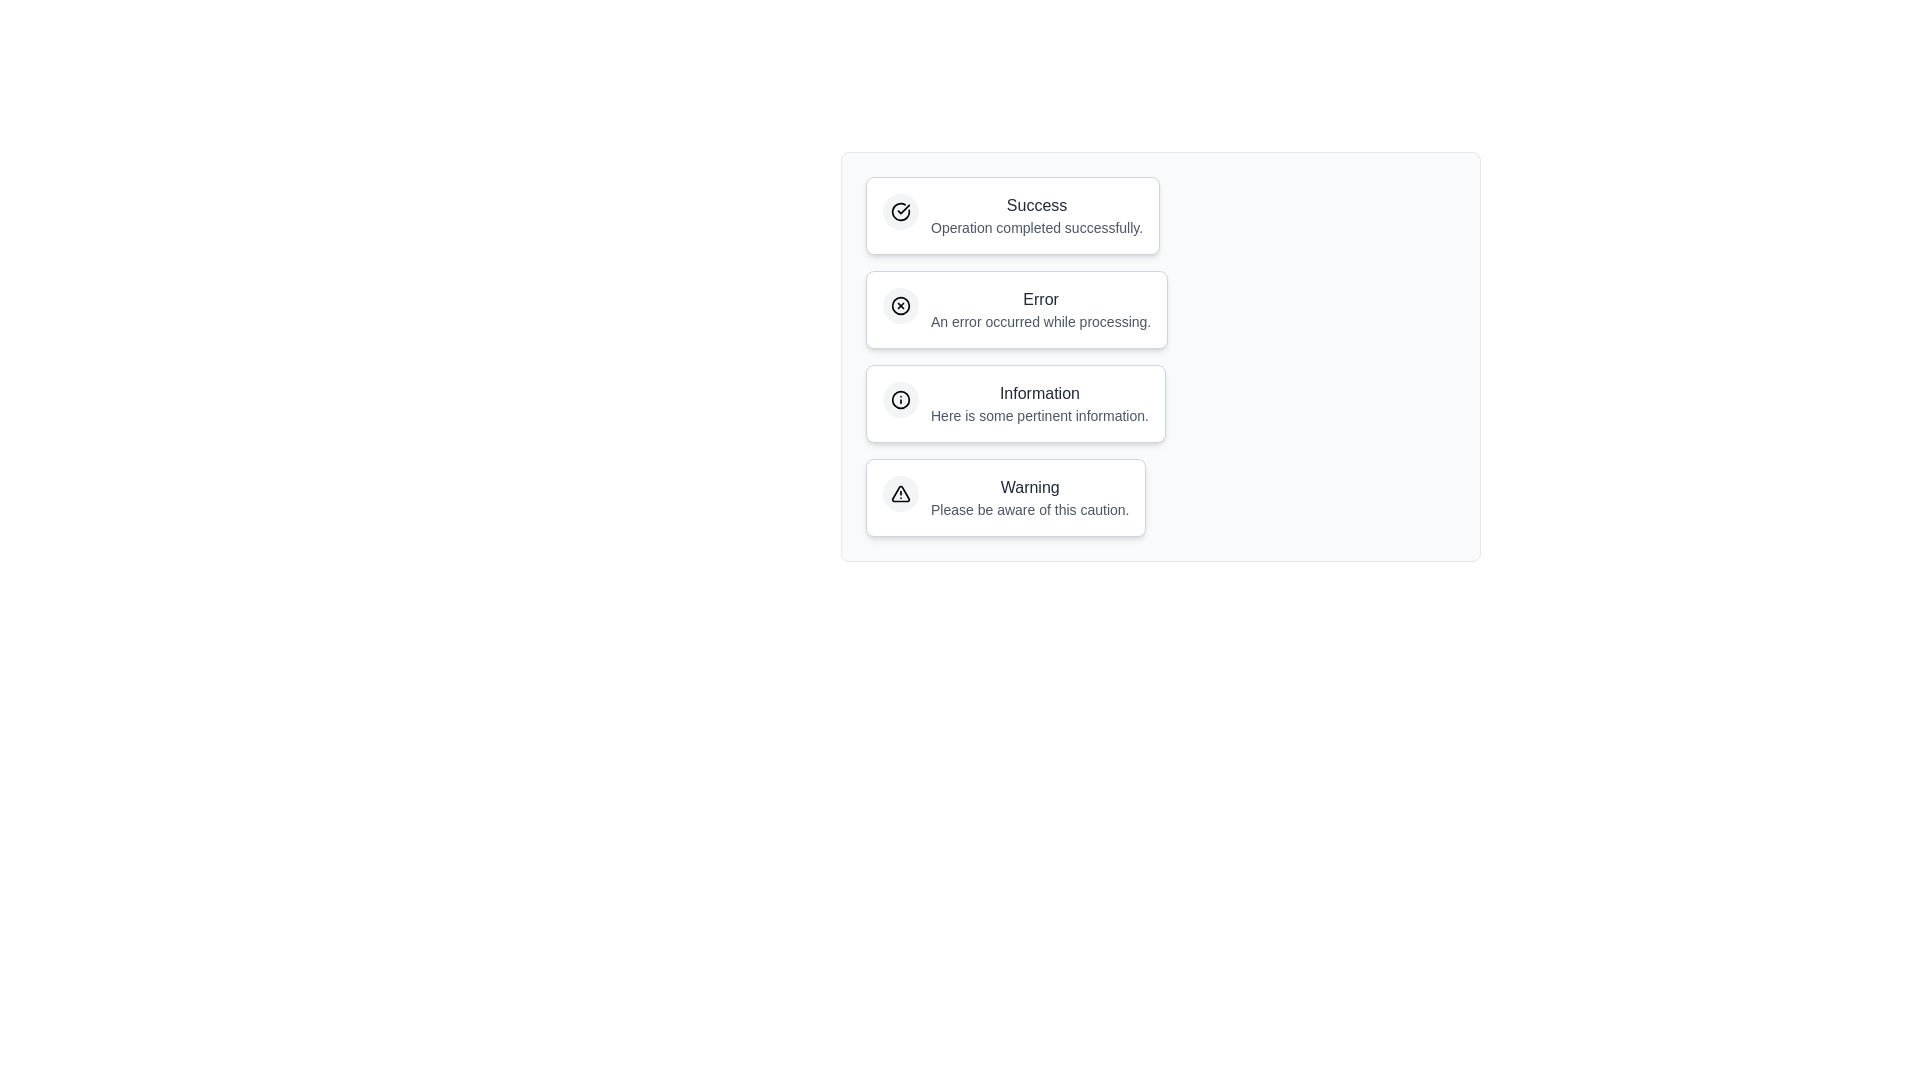 The image size is (1920, 1080). I want to click on the notification chip labeled Information, so click(1014, 404).